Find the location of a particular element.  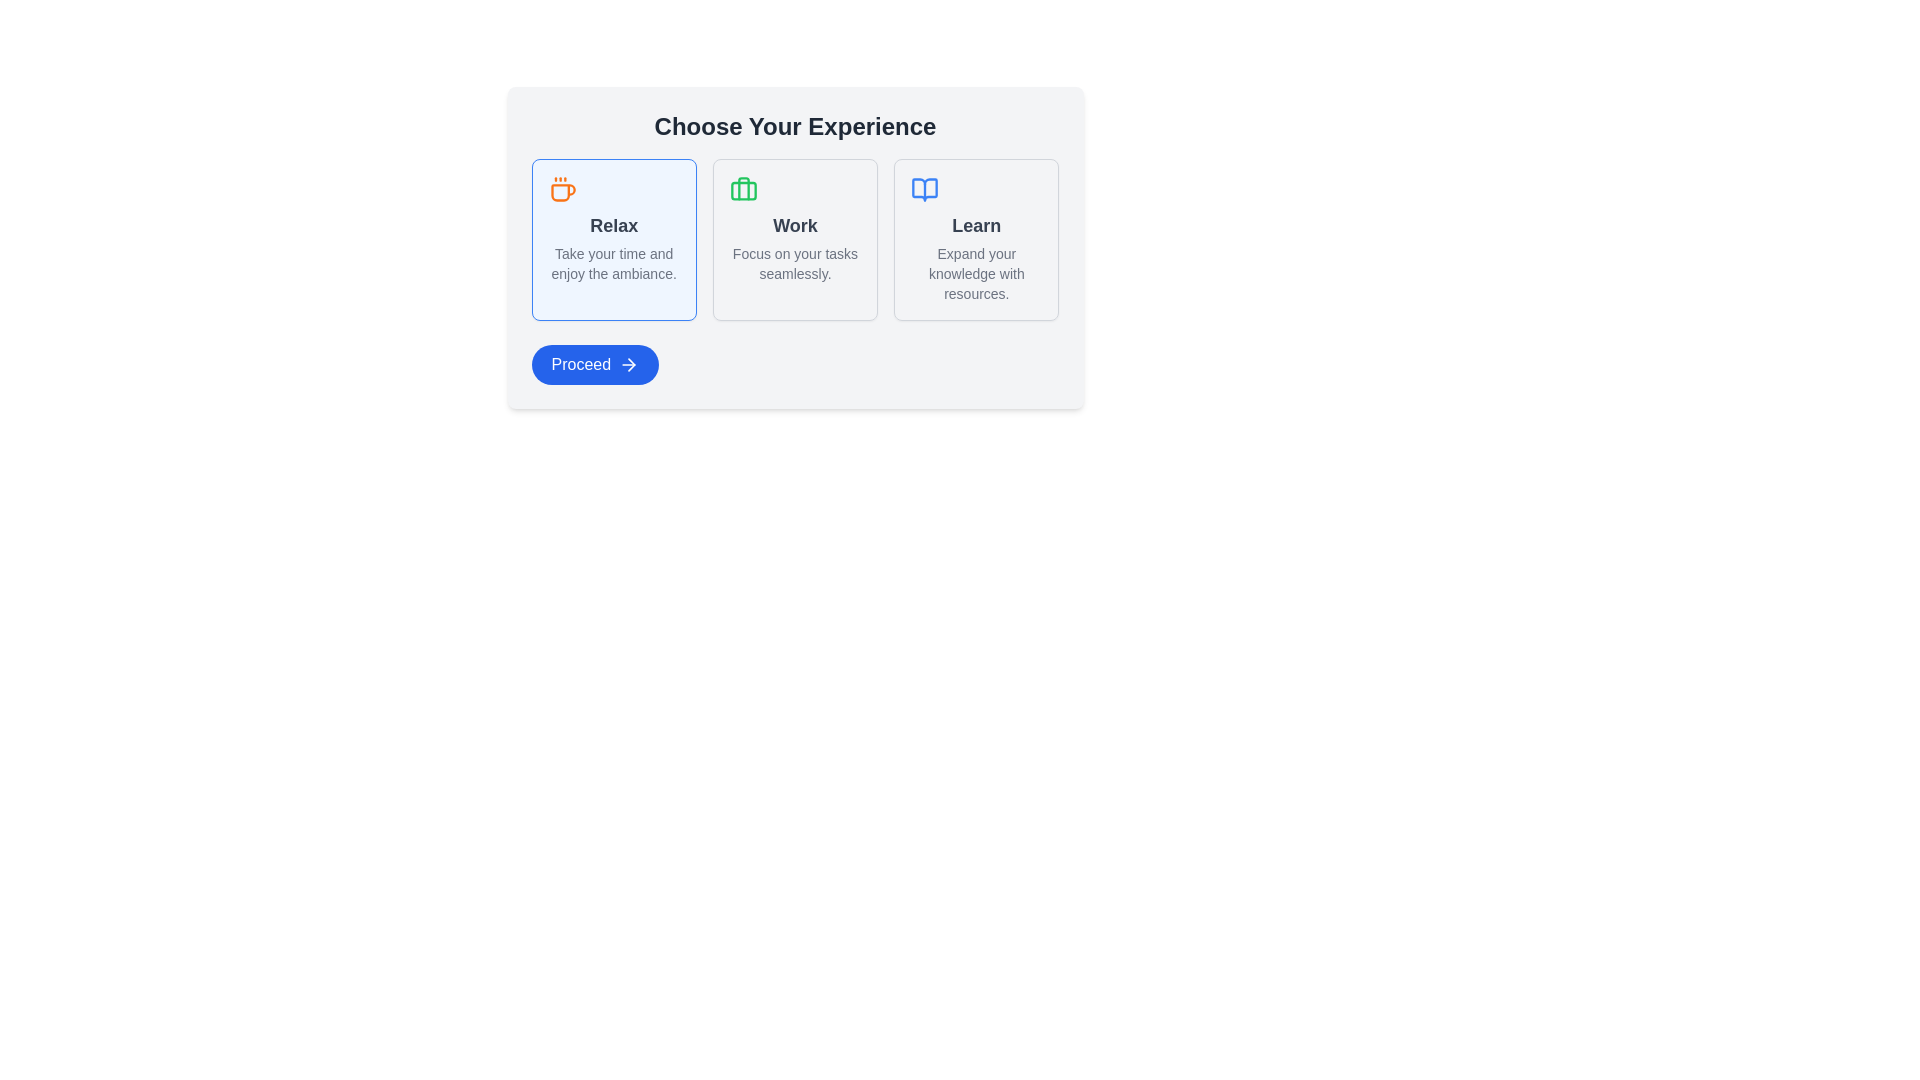

the 'Learn' icon, which symbolizes the learning action within the 'Learn' card layout is located at coordinates (924, 189).